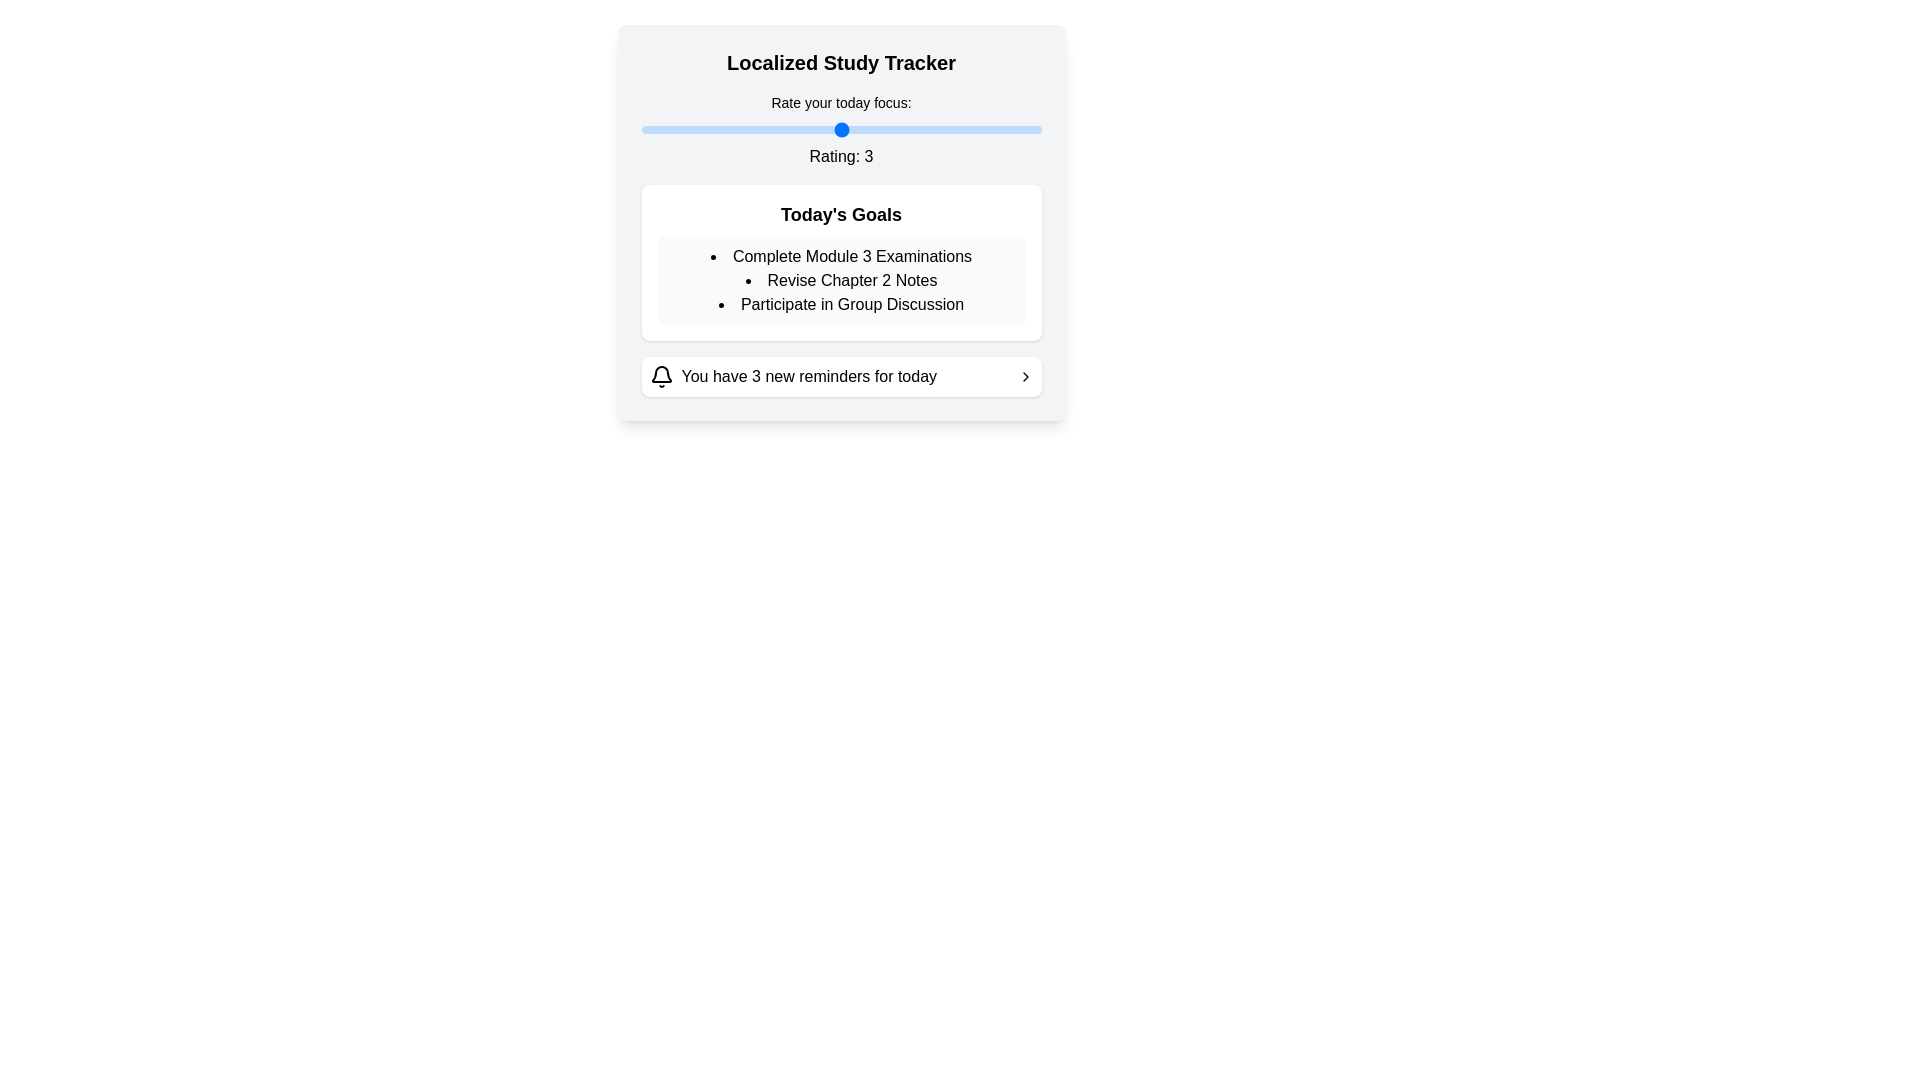 This screenshot has height=1080, width=1920. I want to click on the bullet-point list with a light gray background containing three entries: 'Complete Module 3 Examinations,' 'Revise Chapter 2 Notes,' and 'Participate in Group Discussion,' located beneath the section heading 'Today's Goals.', so click(841, 281).